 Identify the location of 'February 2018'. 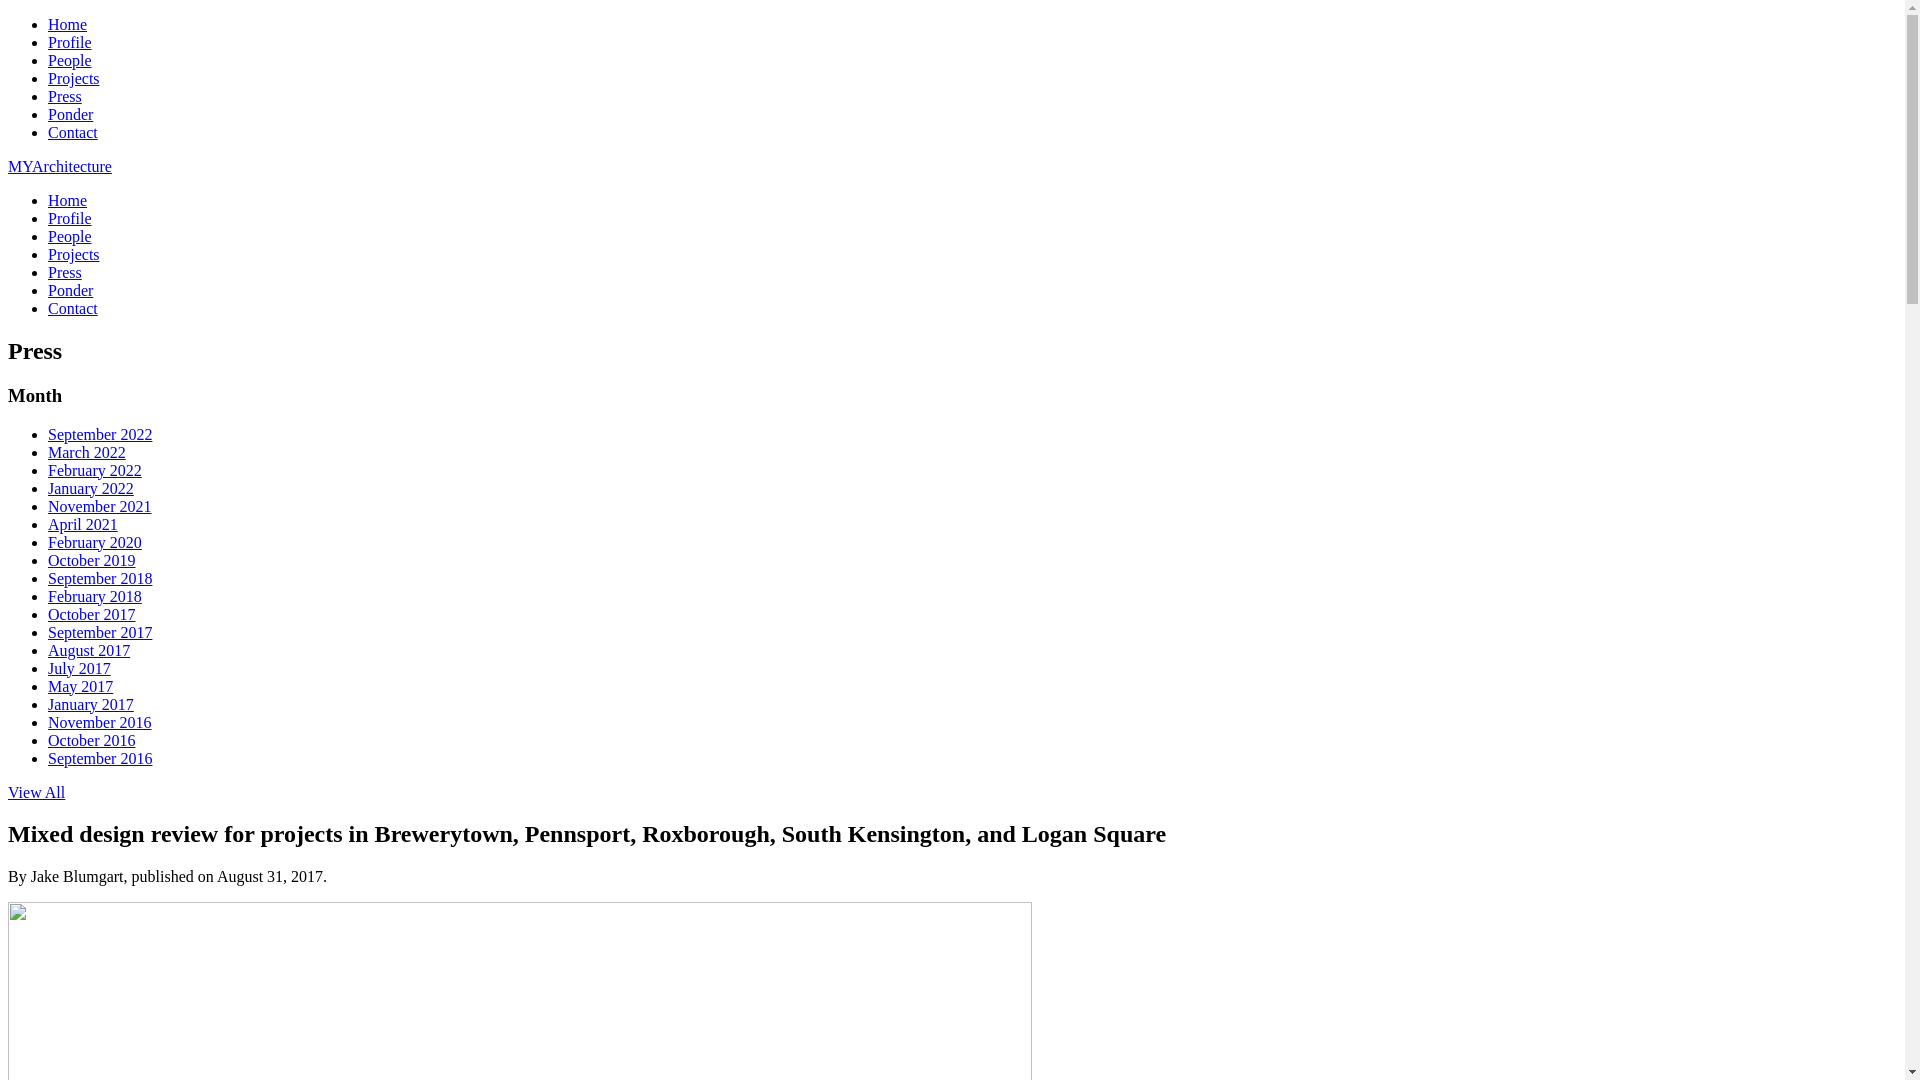
(48, 595).